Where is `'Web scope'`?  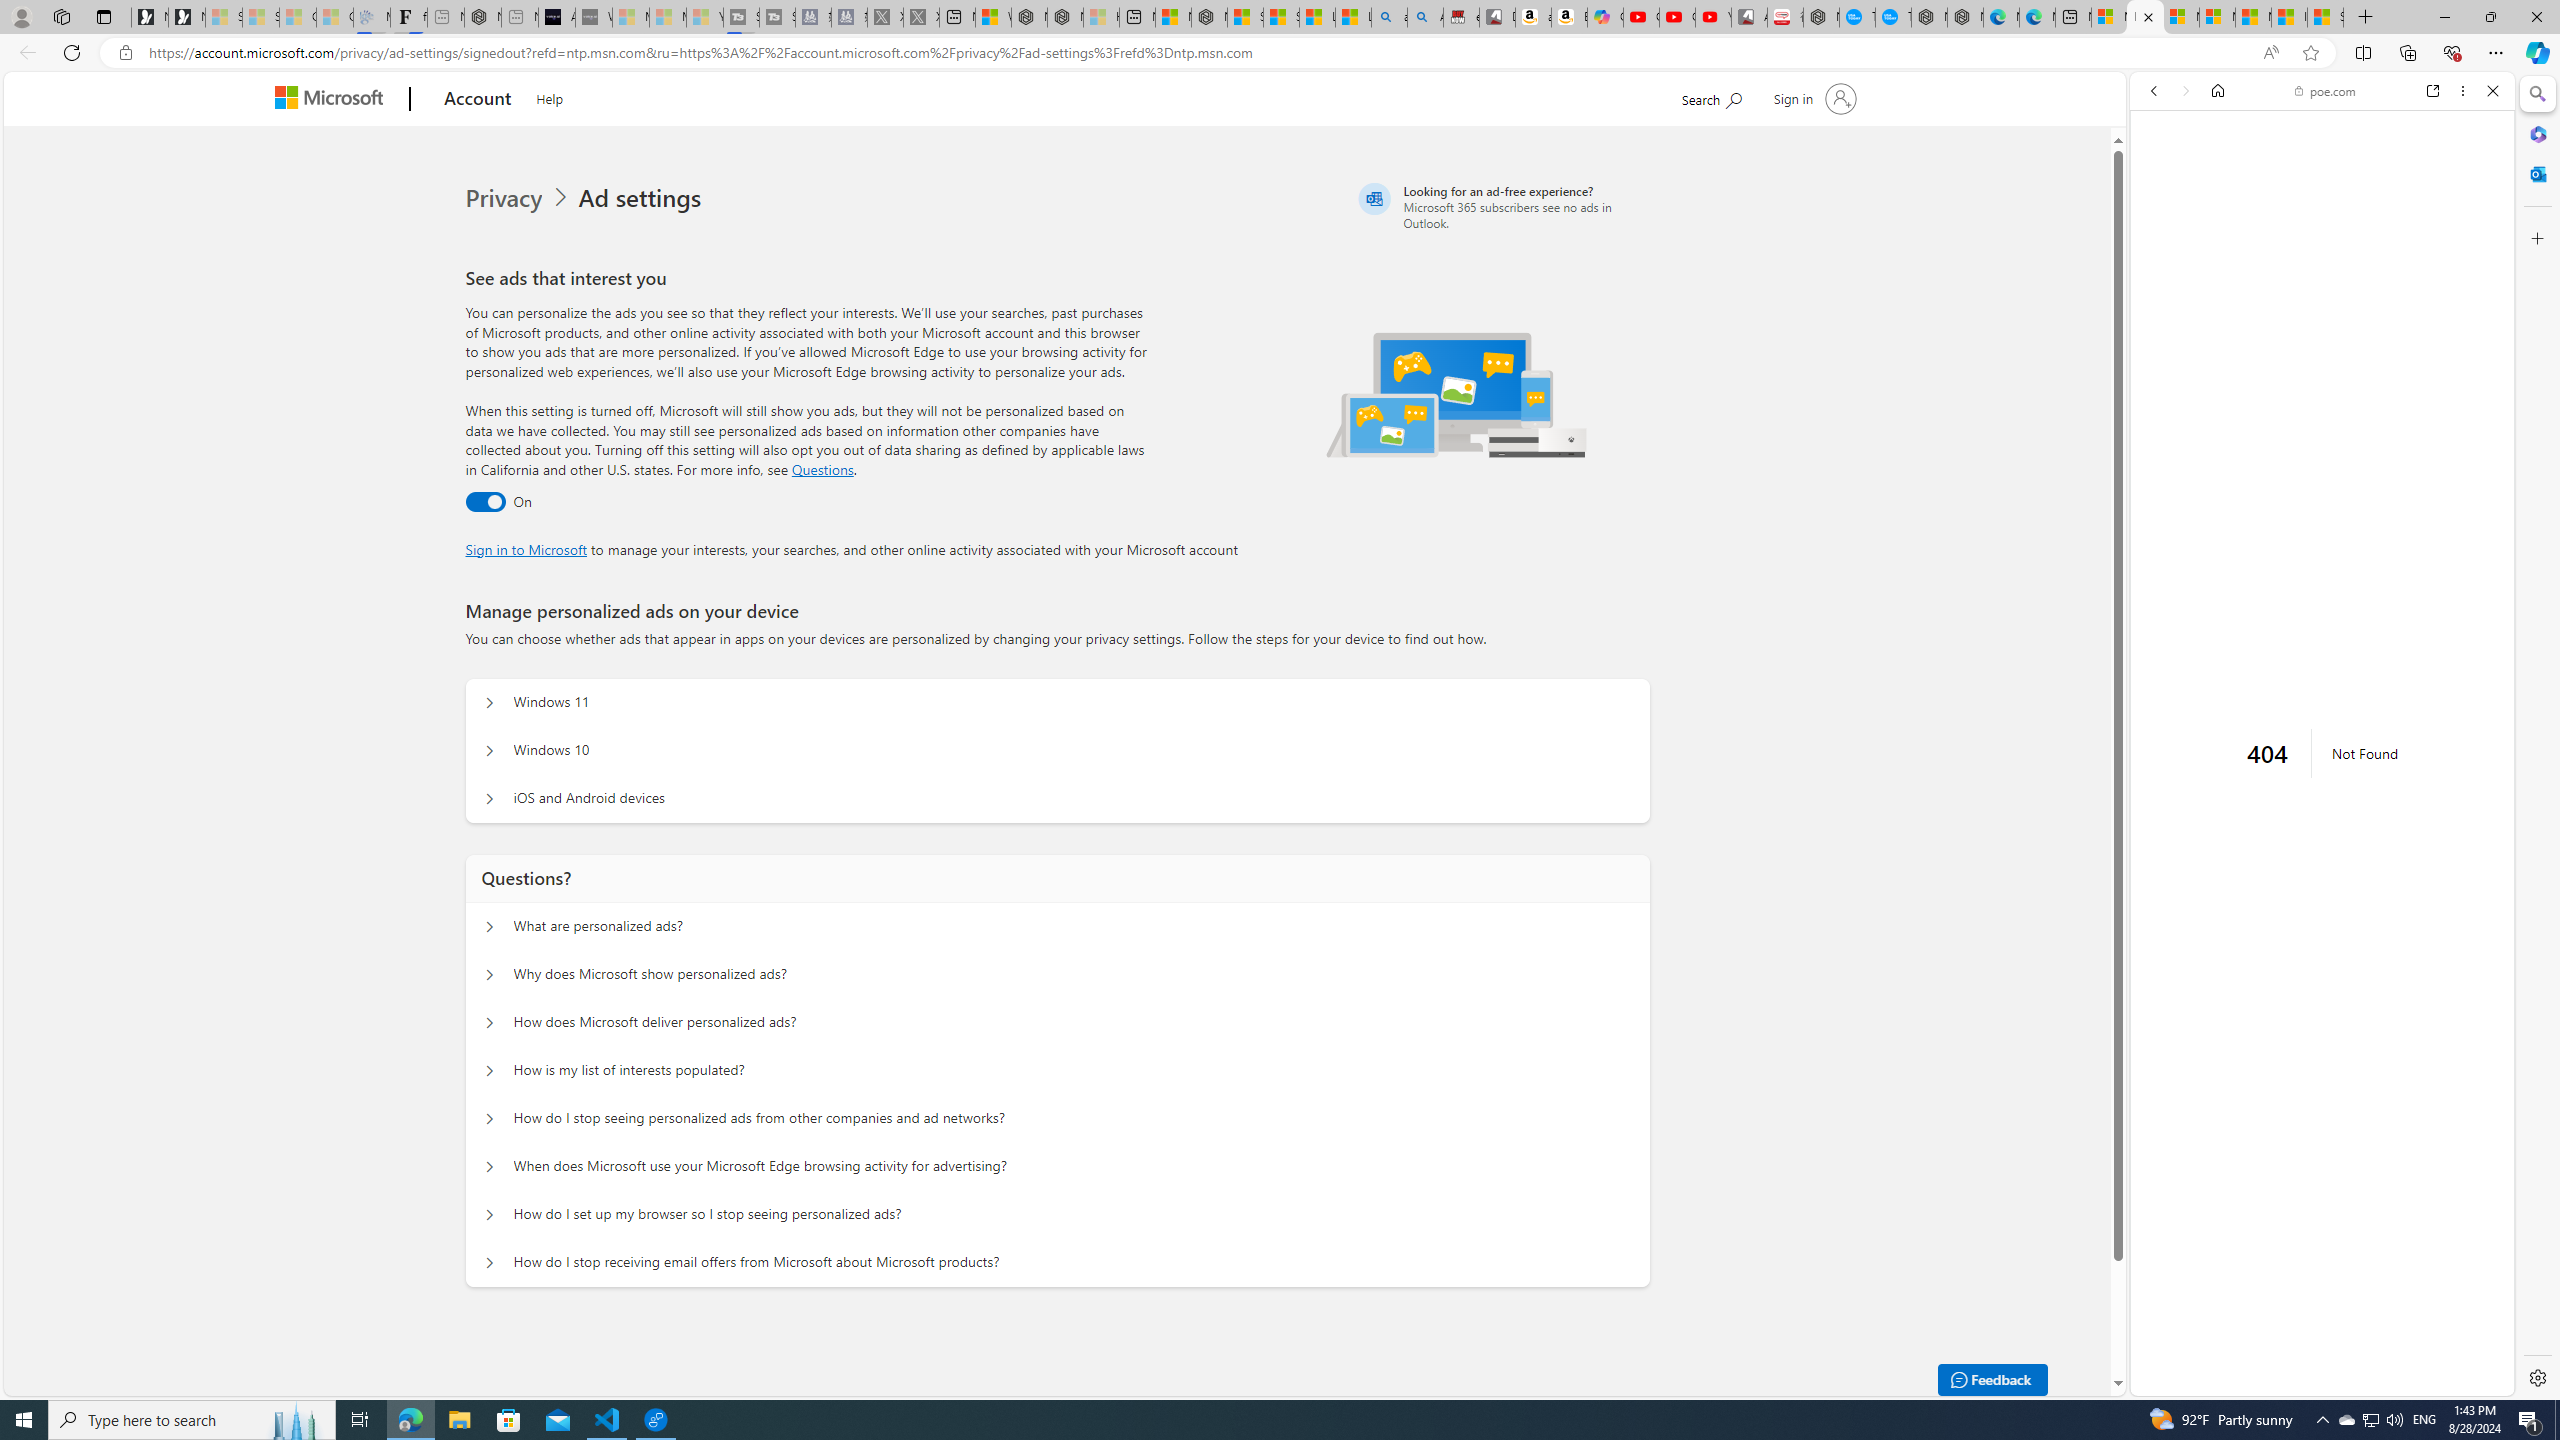 'Web scope' is located at coordinates (2162, 180).